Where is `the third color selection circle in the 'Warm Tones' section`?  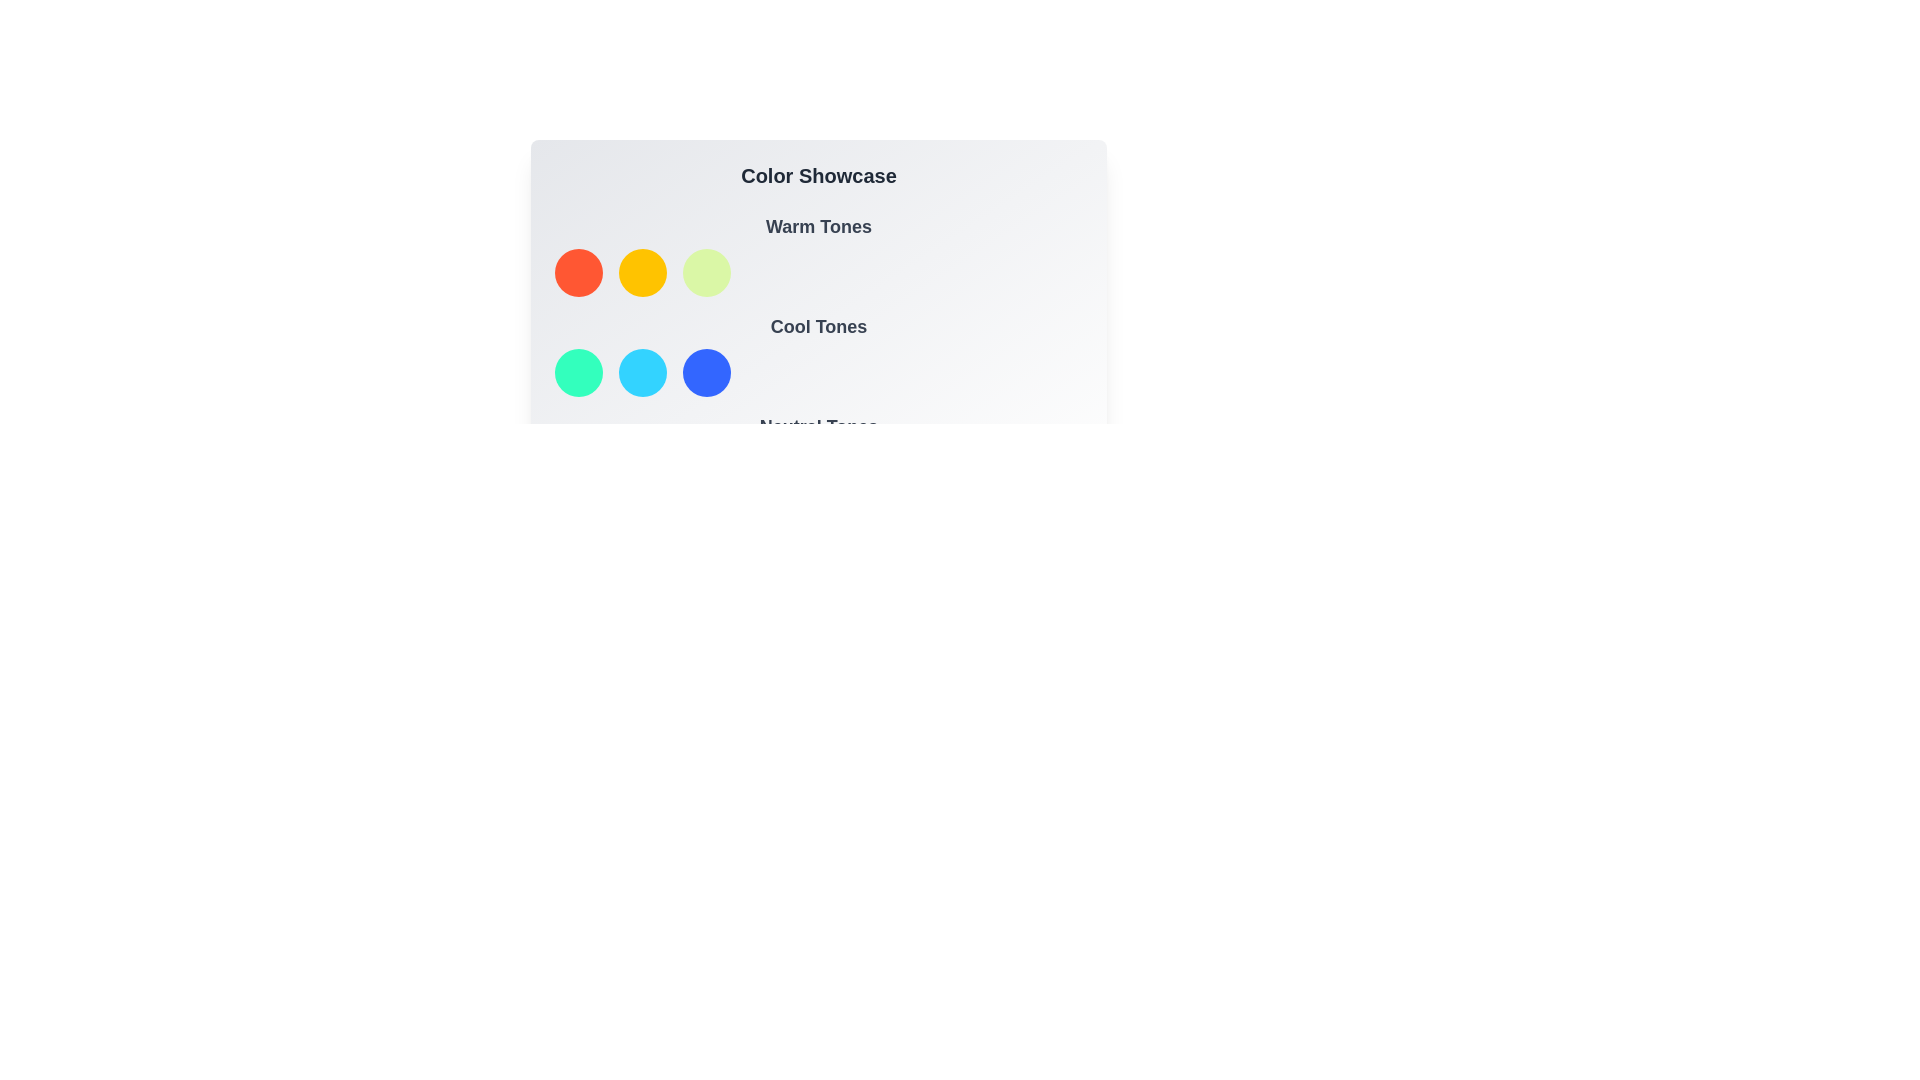 the third color selection circle in the 'Warm Tones' section is located at coordinates (706, 273).